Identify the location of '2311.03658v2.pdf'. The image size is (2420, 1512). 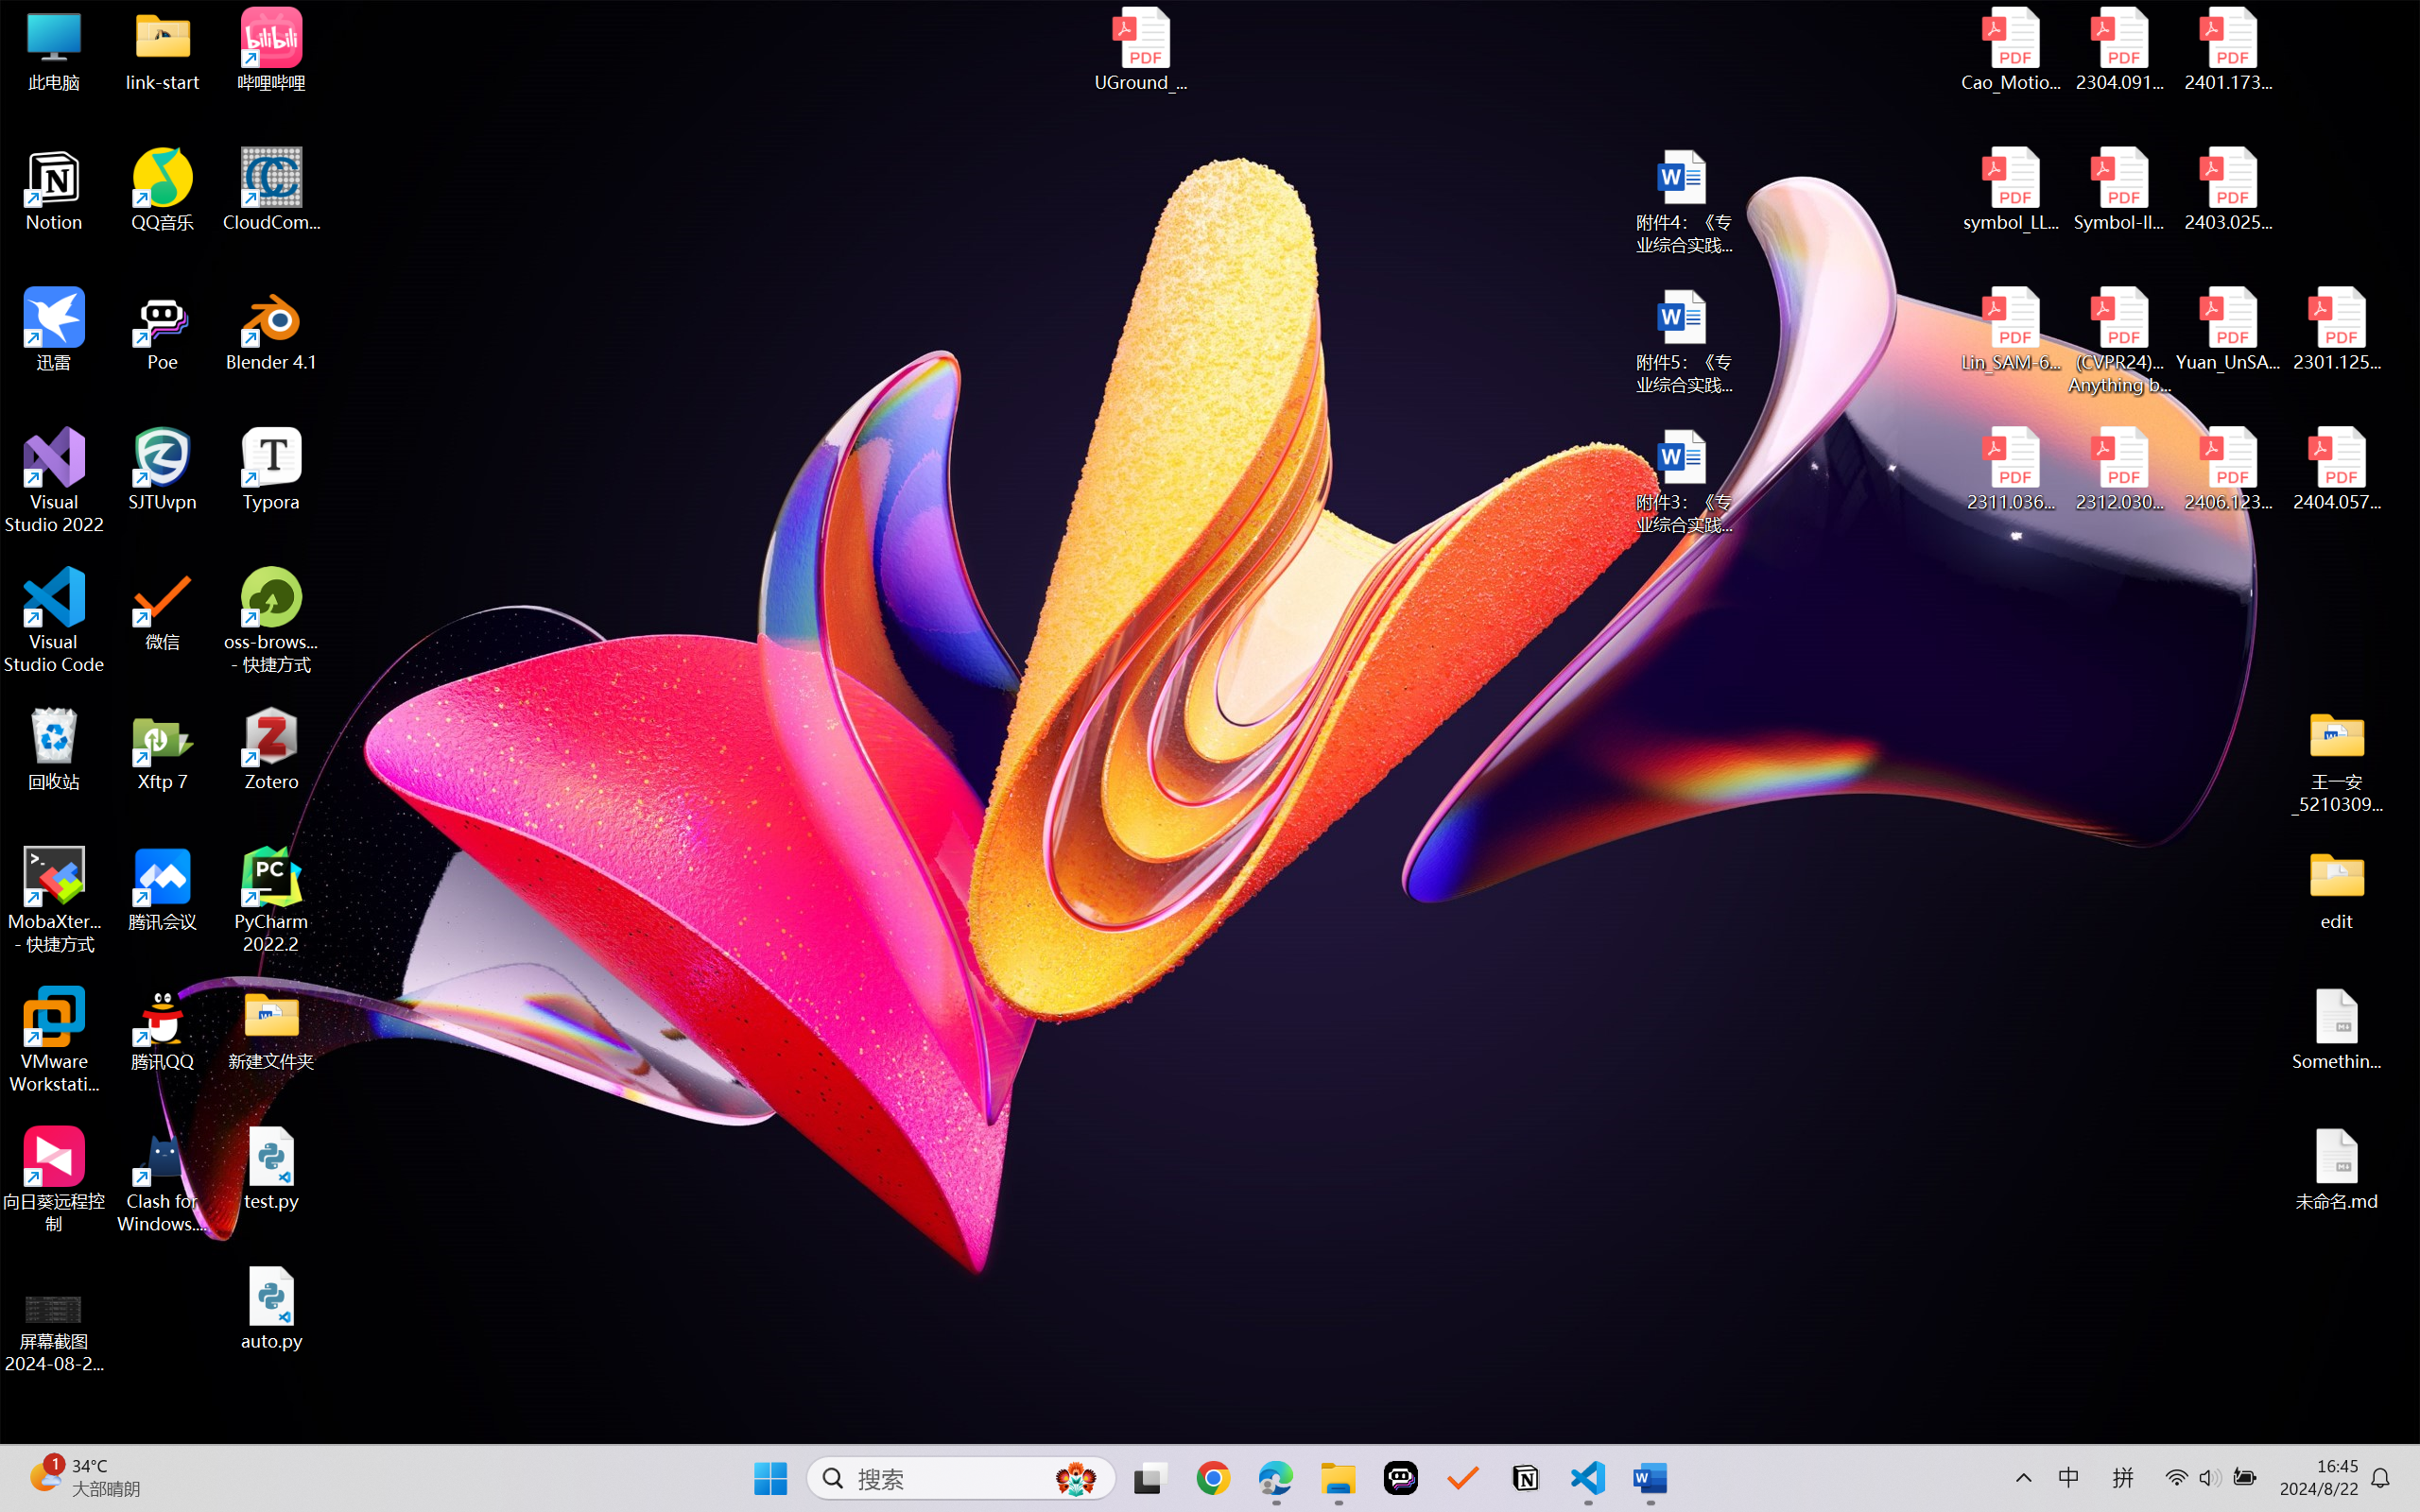
(2011, 469).